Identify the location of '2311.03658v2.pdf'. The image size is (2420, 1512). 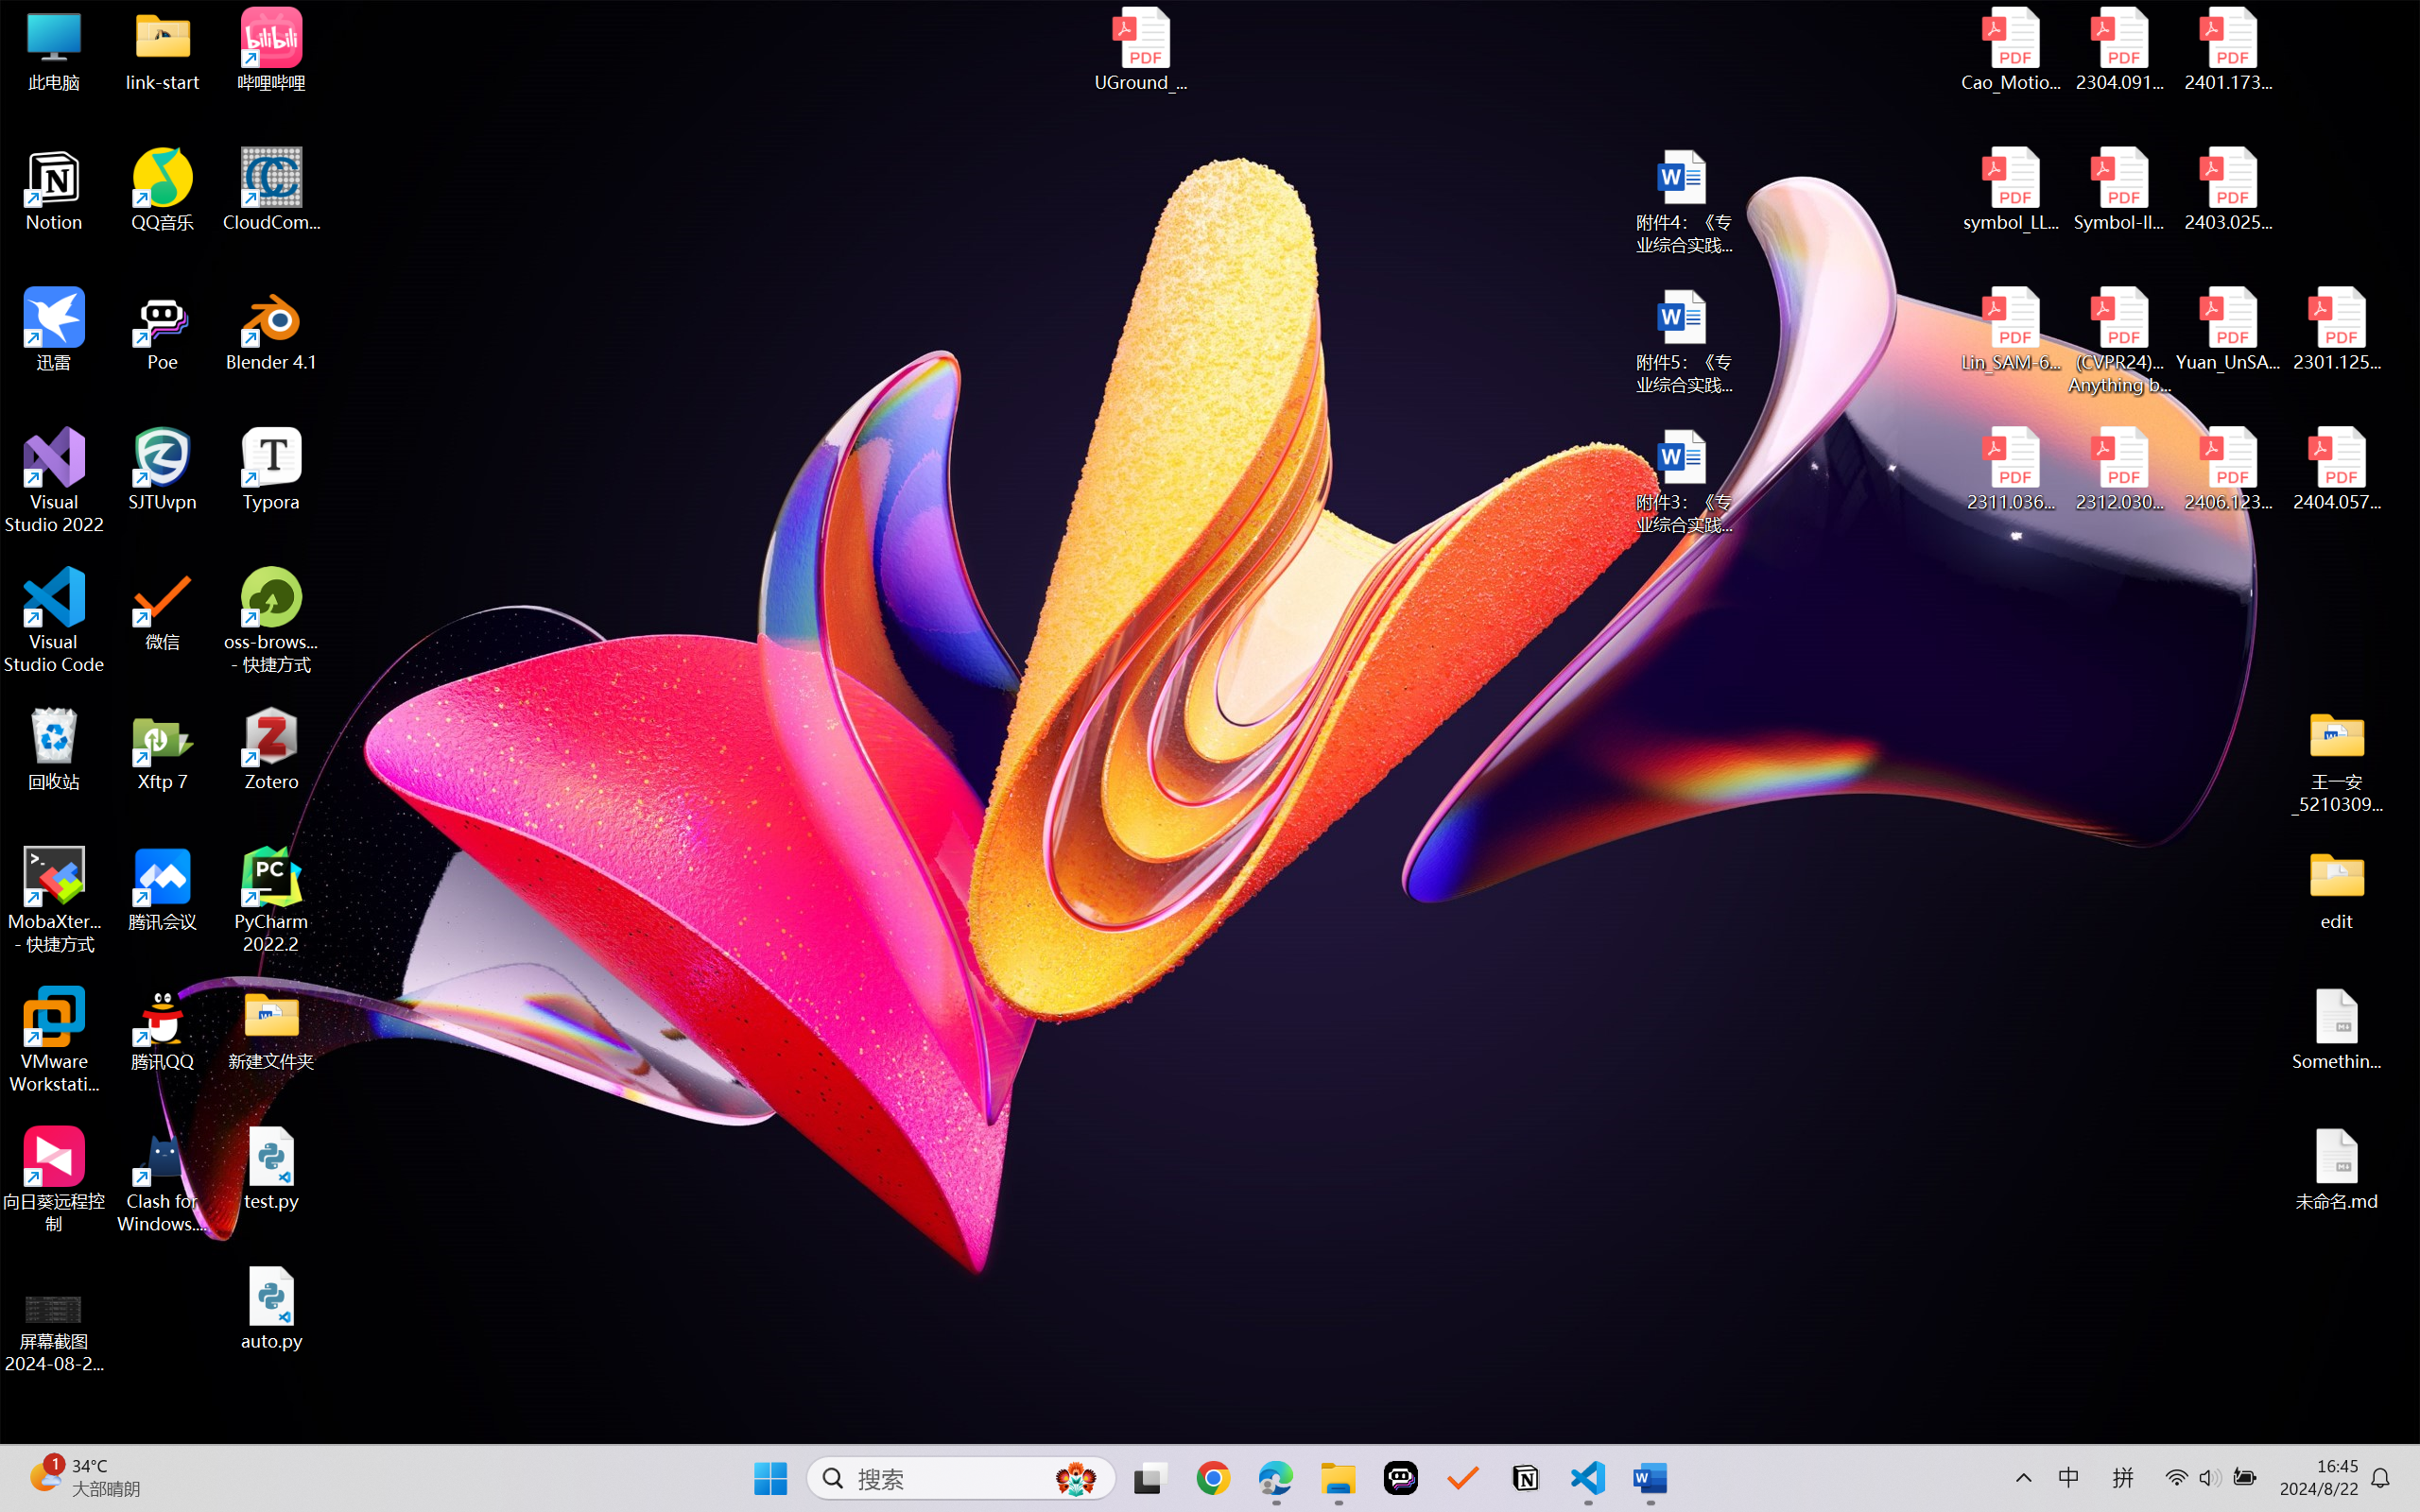
(2011, 469).